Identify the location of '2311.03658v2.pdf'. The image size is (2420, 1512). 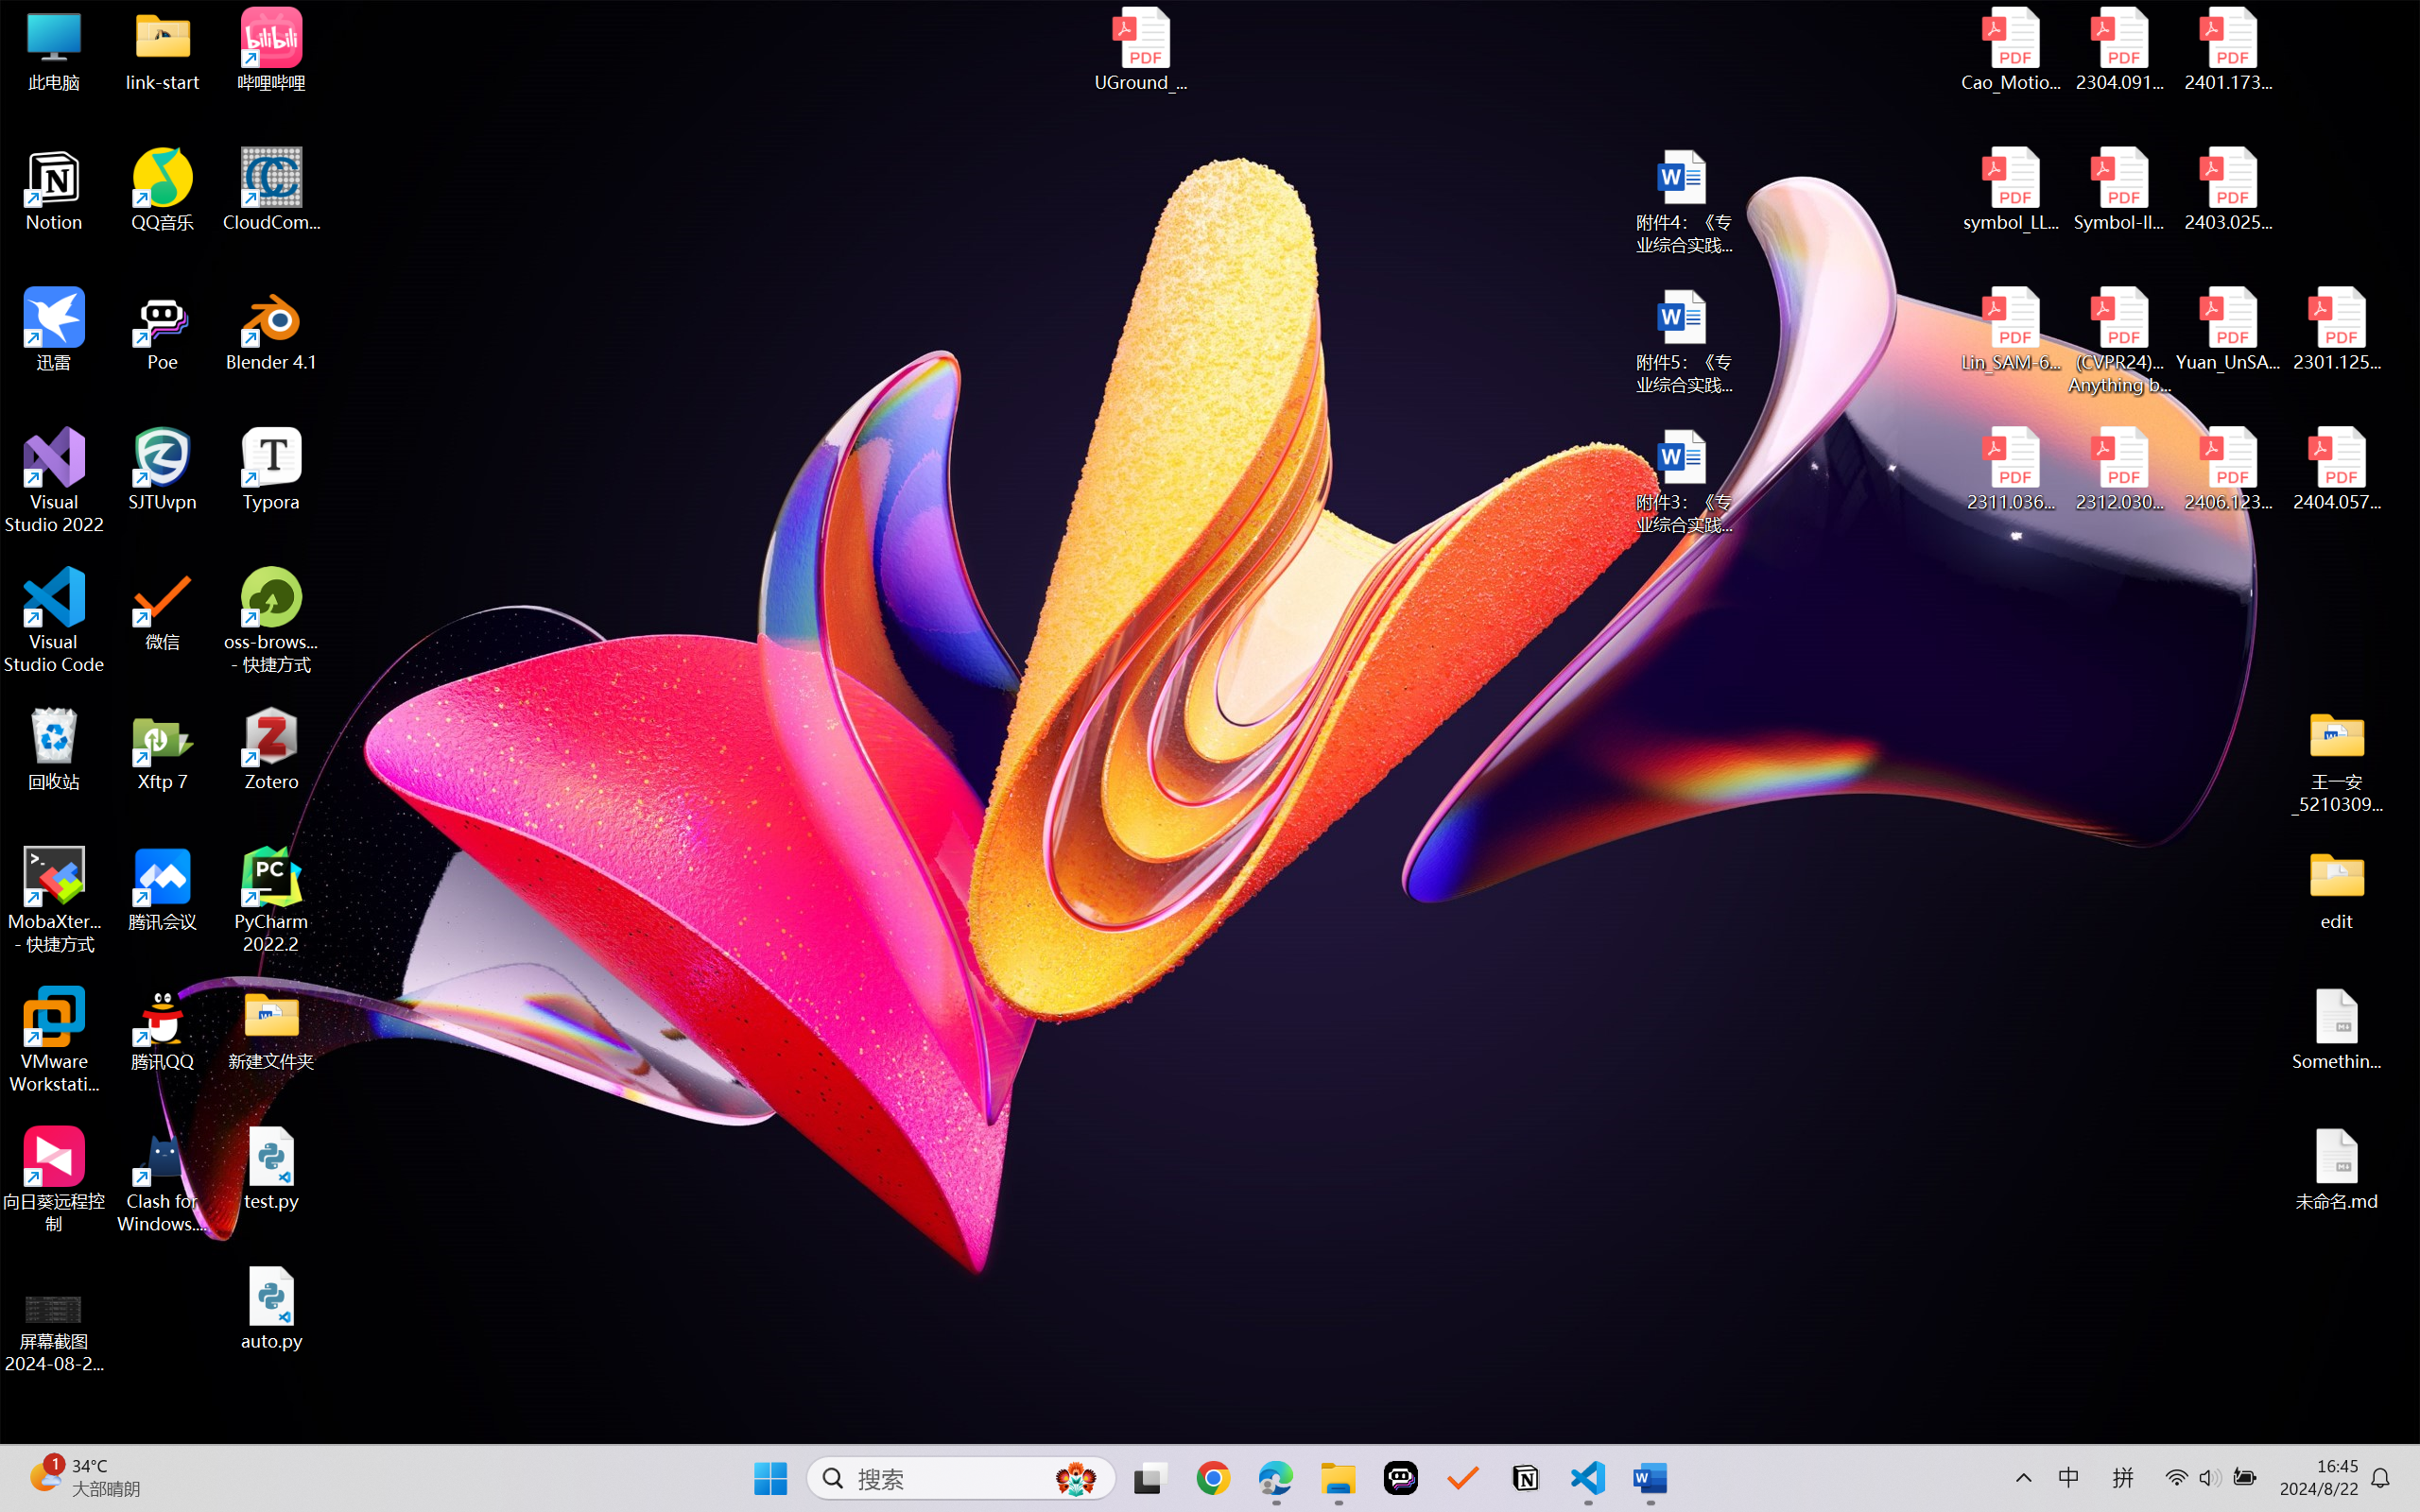
(2011, 469).